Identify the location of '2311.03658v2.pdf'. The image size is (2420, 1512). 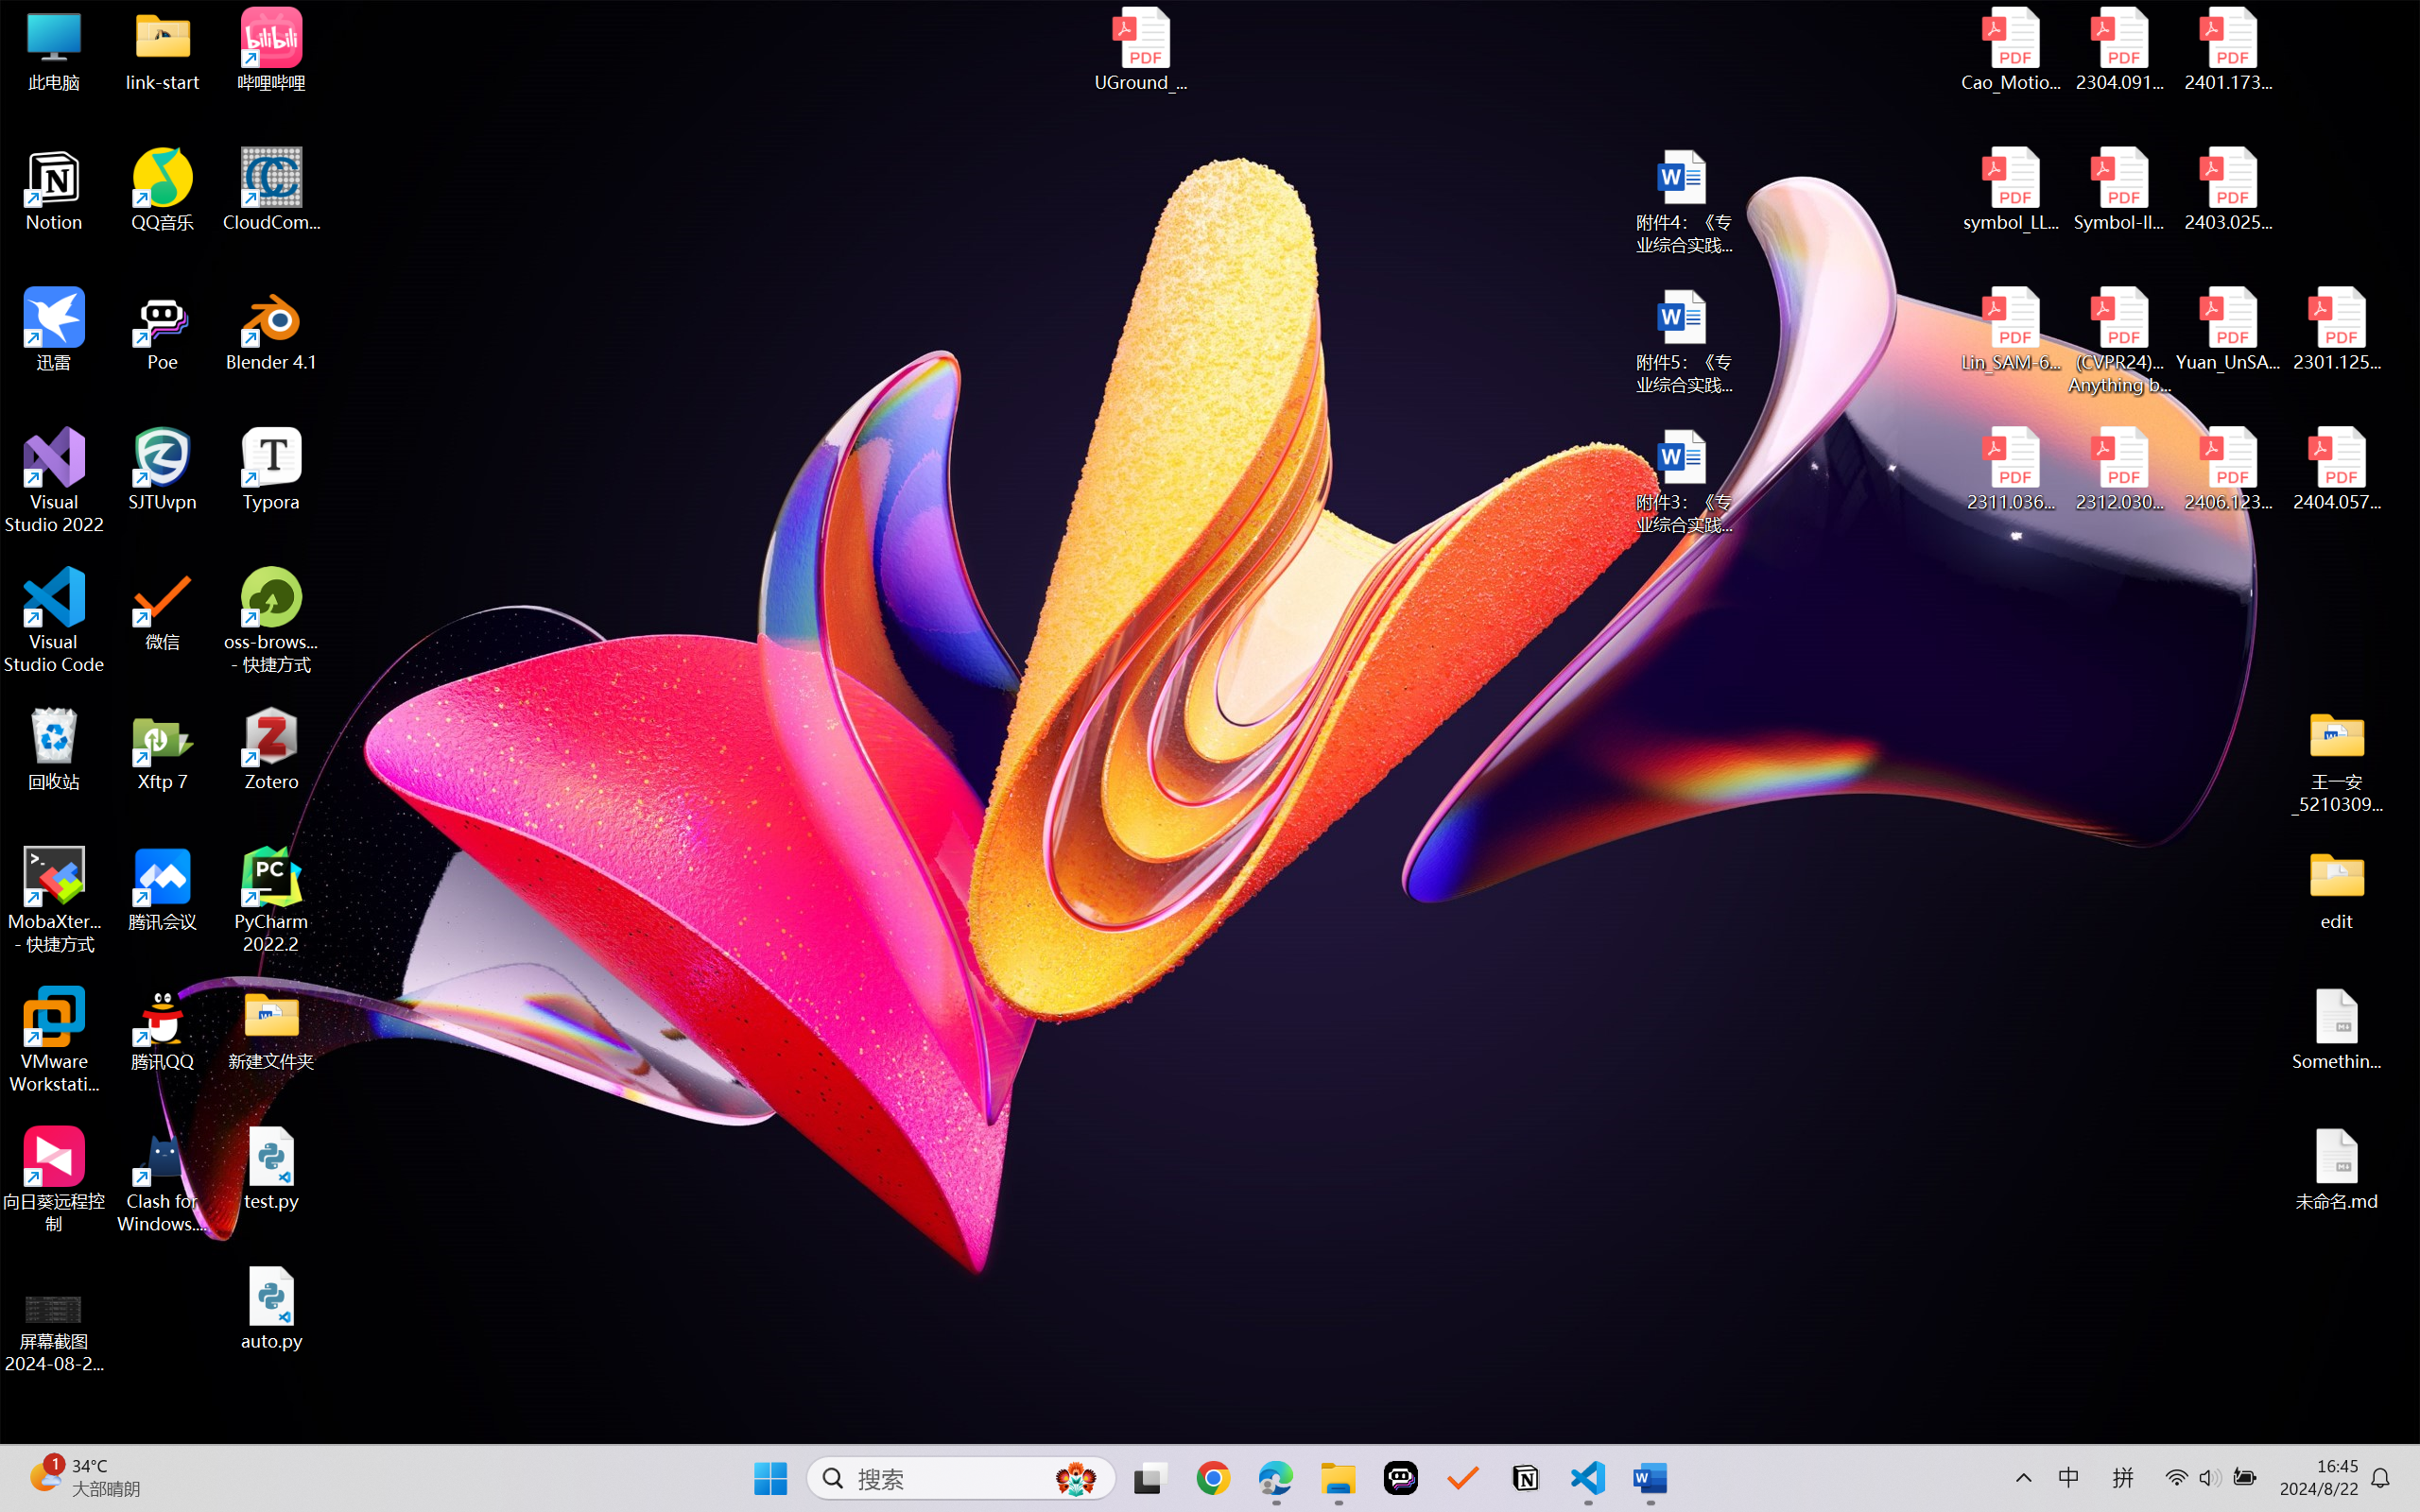
(2011, 469).